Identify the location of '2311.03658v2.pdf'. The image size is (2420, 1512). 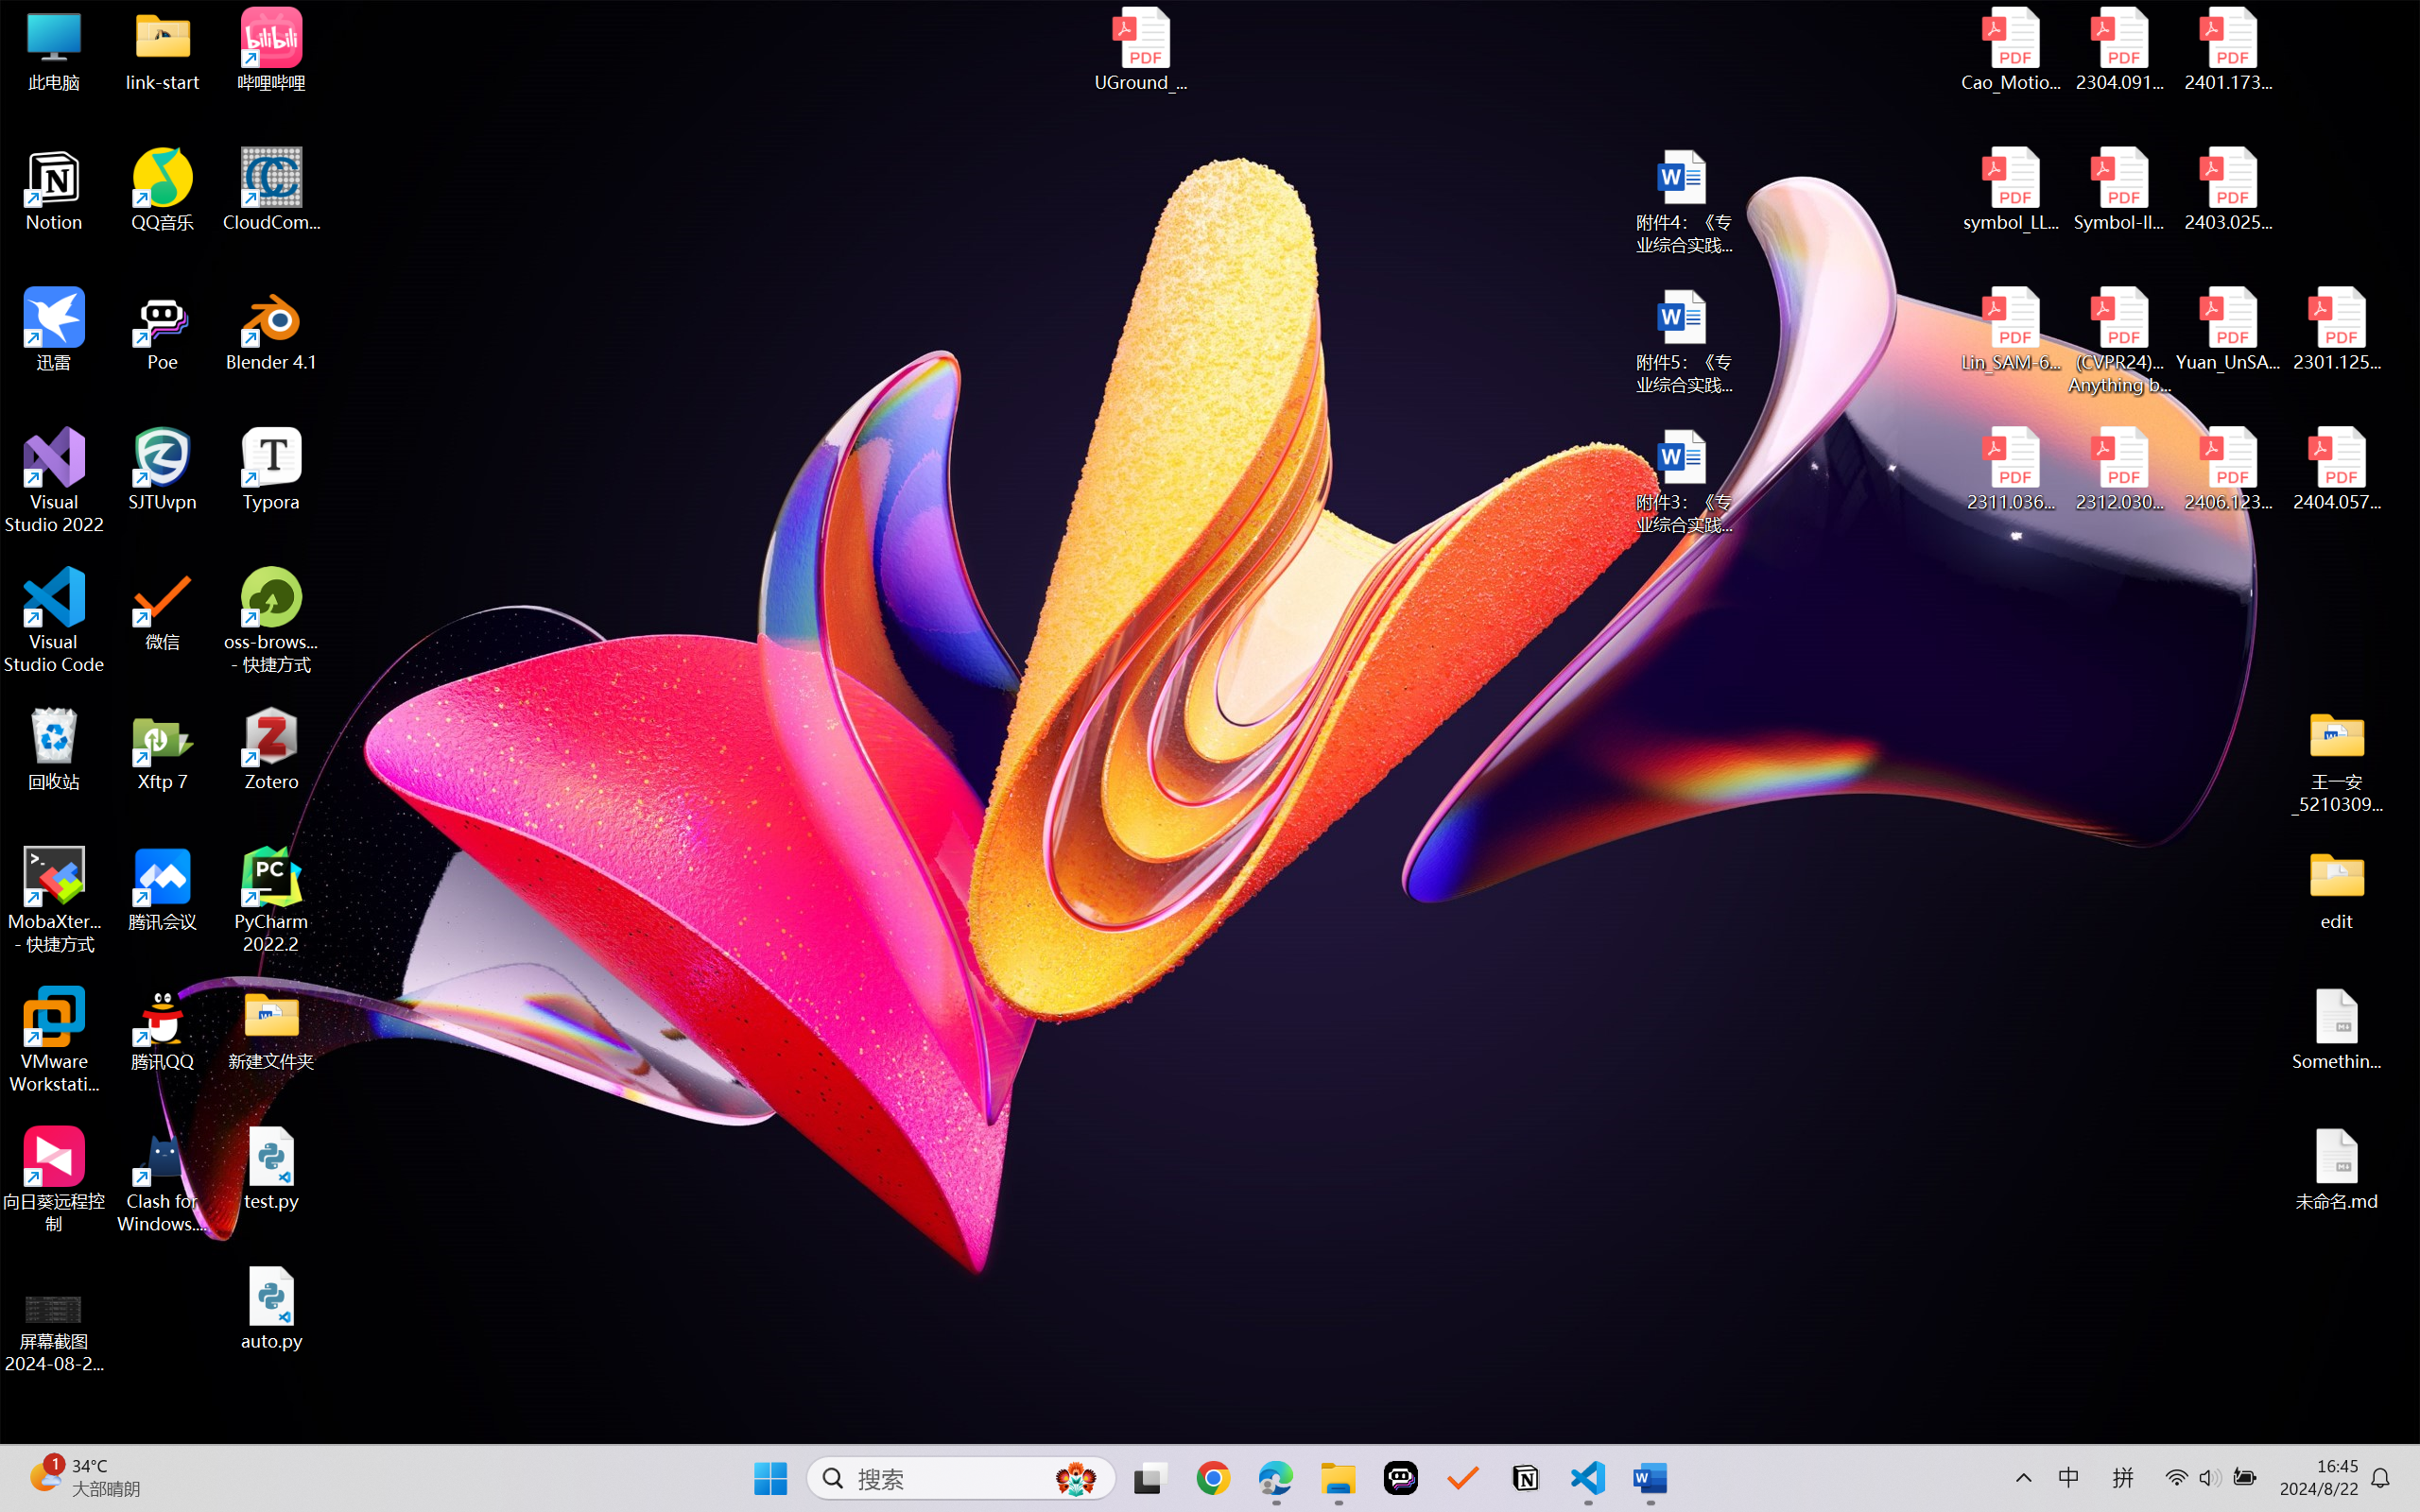
(2011, 469).